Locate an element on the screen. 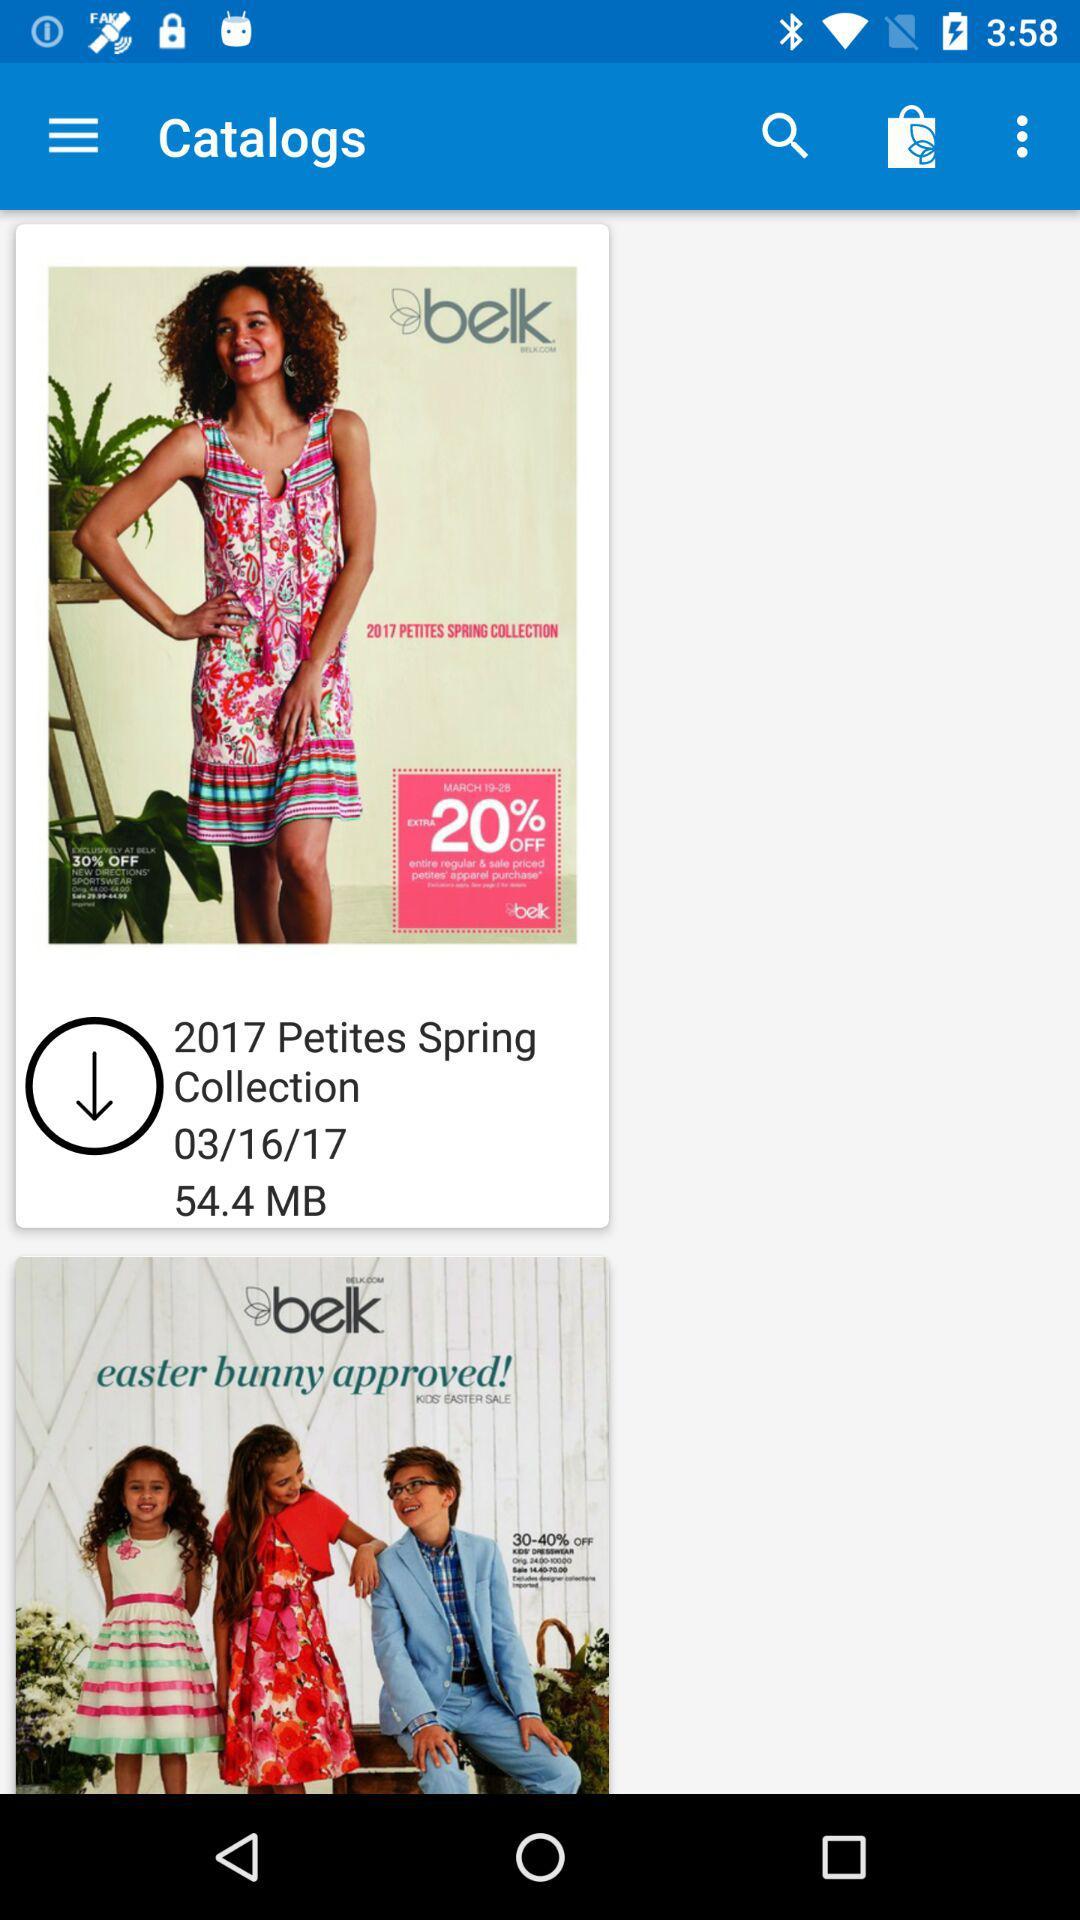  the icon to the right of the catalogs icon is located at coordinates (785, 135).